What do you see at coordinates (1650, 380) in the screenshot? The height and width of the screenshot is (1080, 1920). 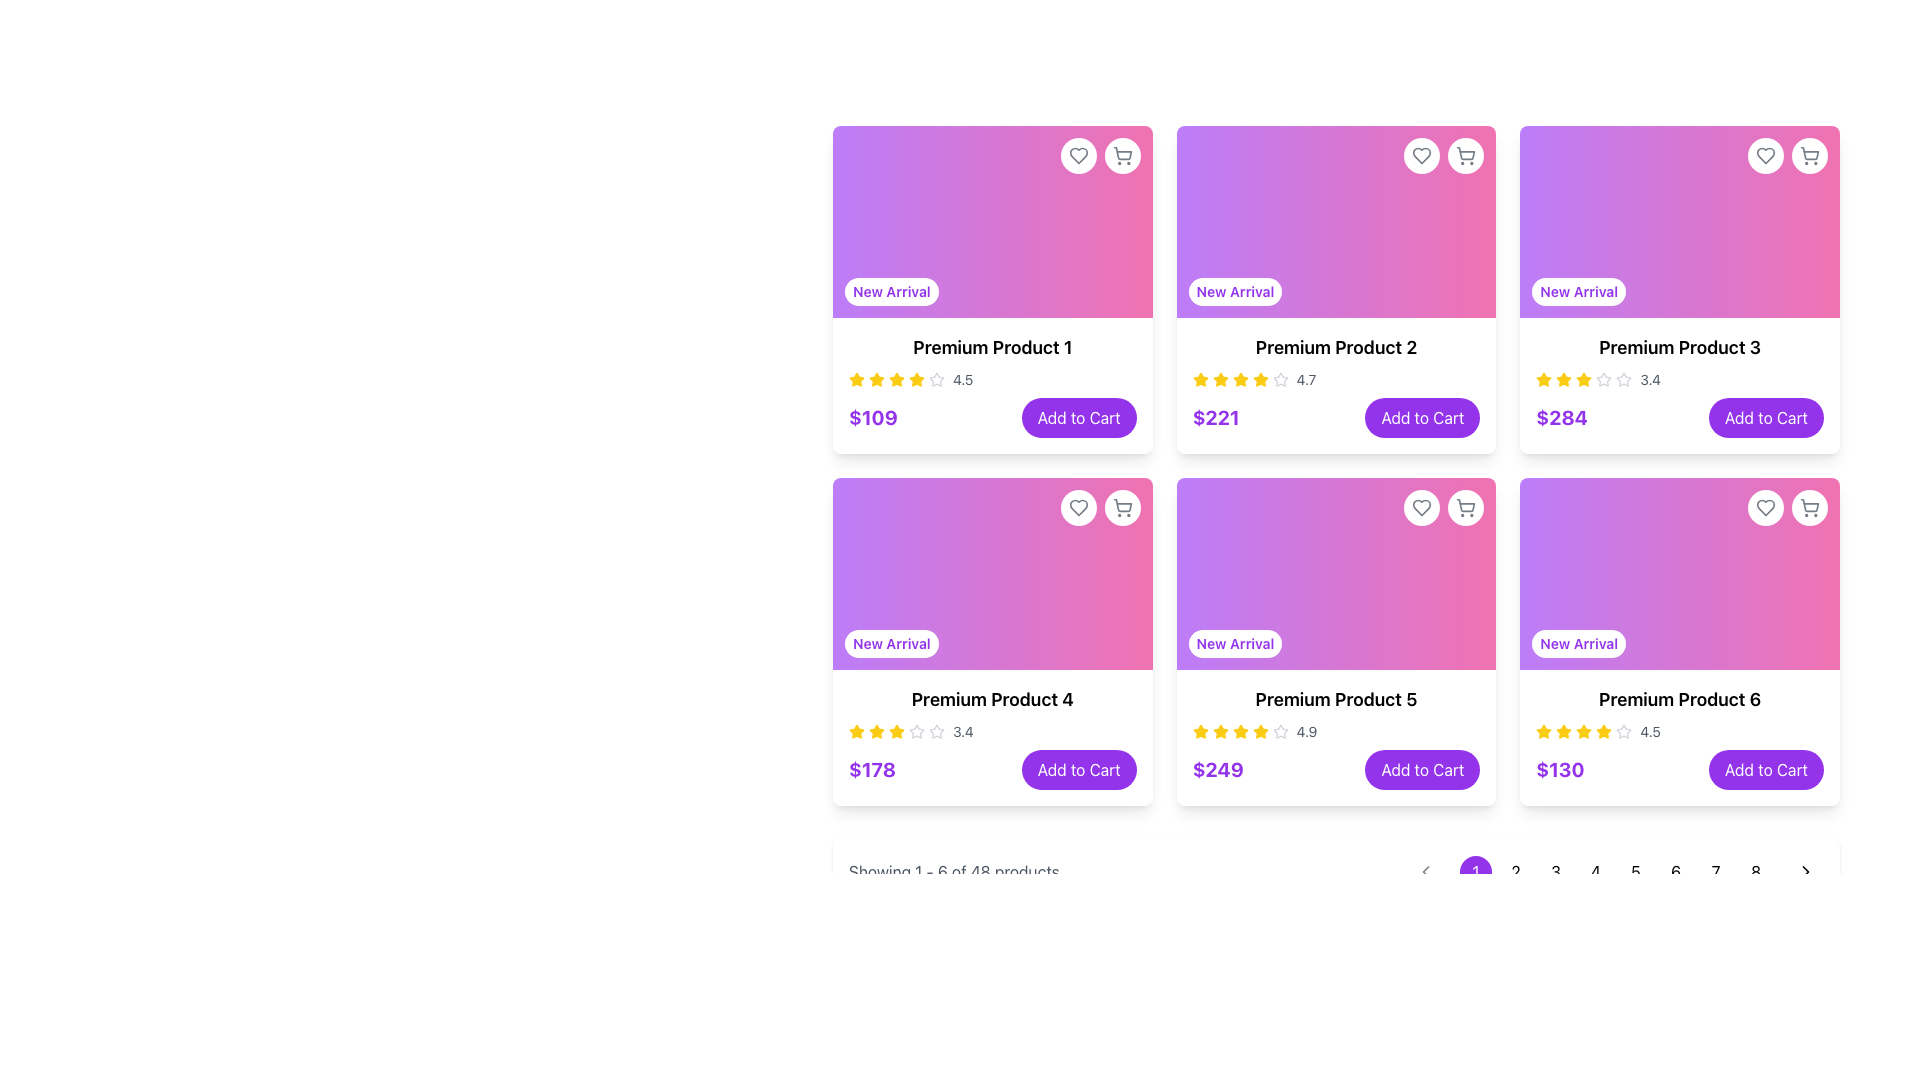 I see `numerical rating displayed in the gray text label showing a value of '3.4', located in the fourth card of a 3x2 grid layout` at bounding box center [1650, 380].